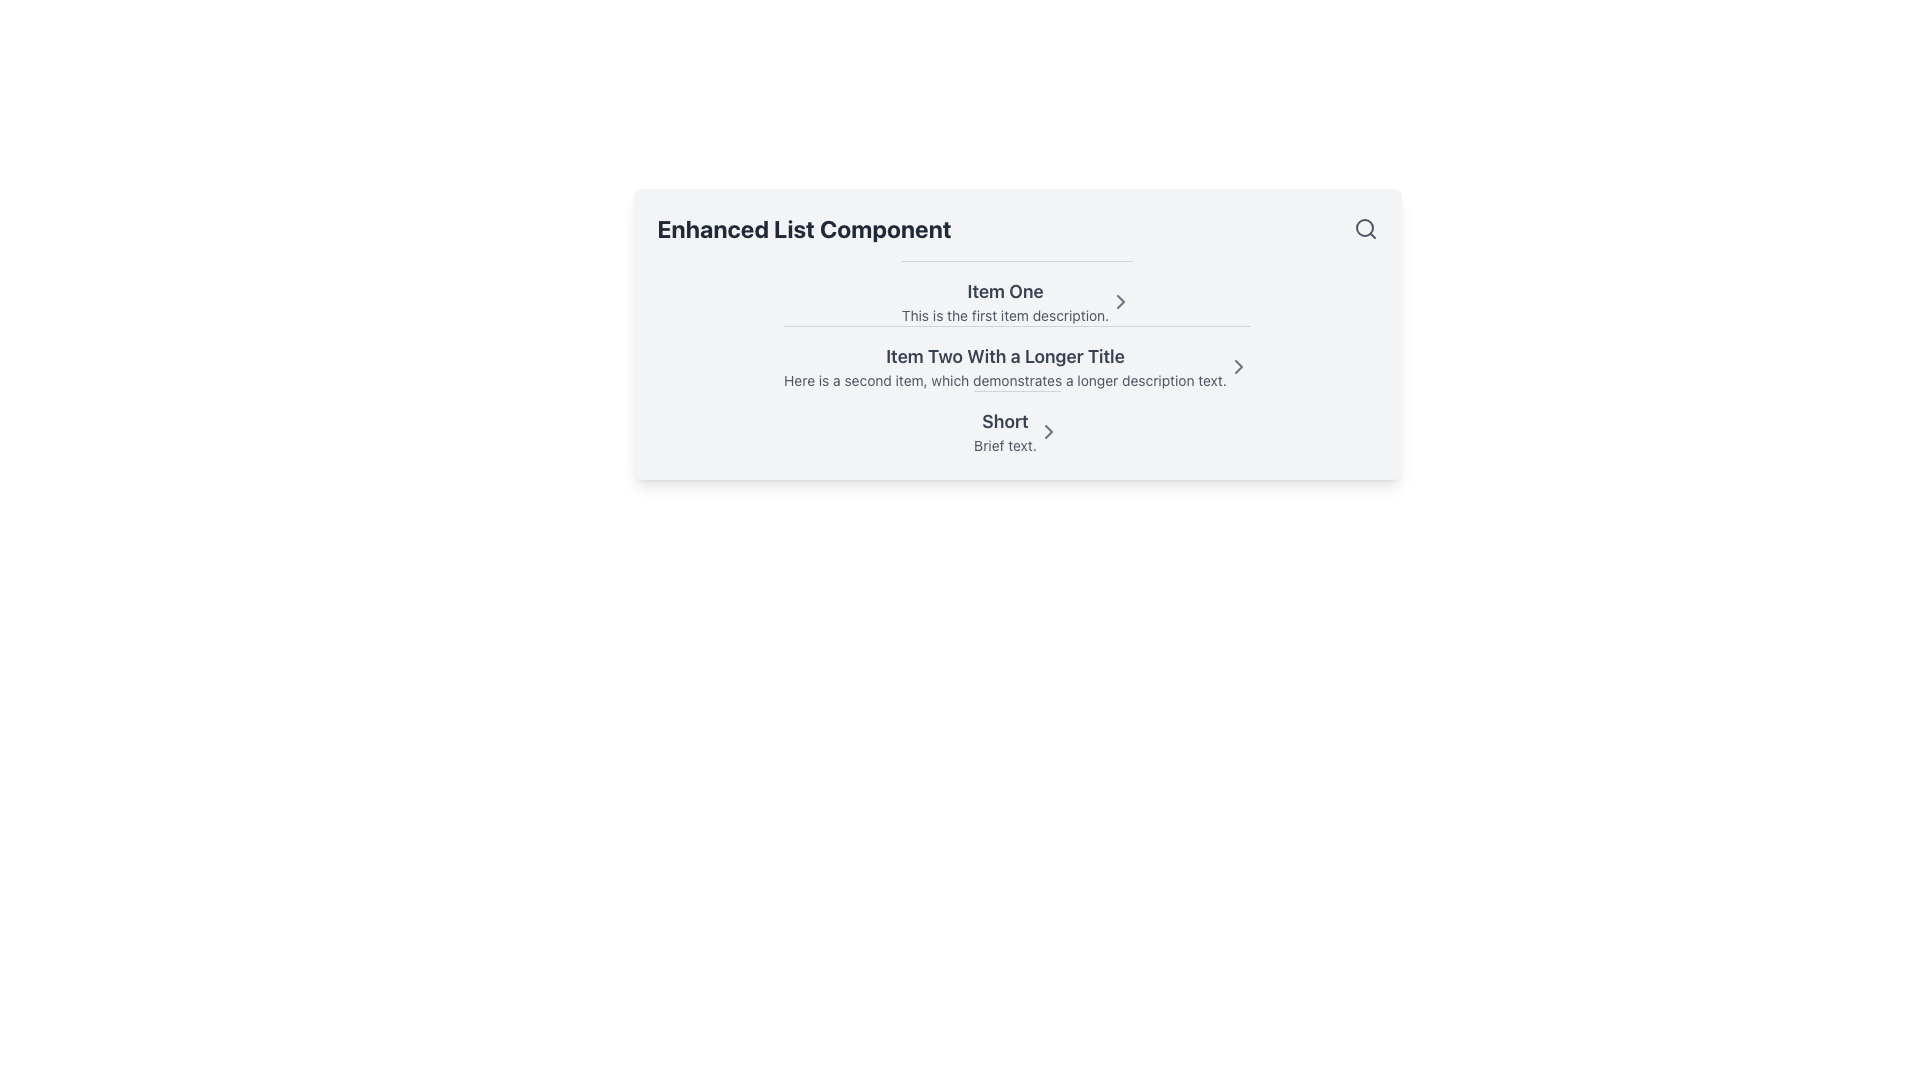  I want to click on the list item titled 'Item Two With a Longer Title' for accessibility navigation, so click(1017, 366).